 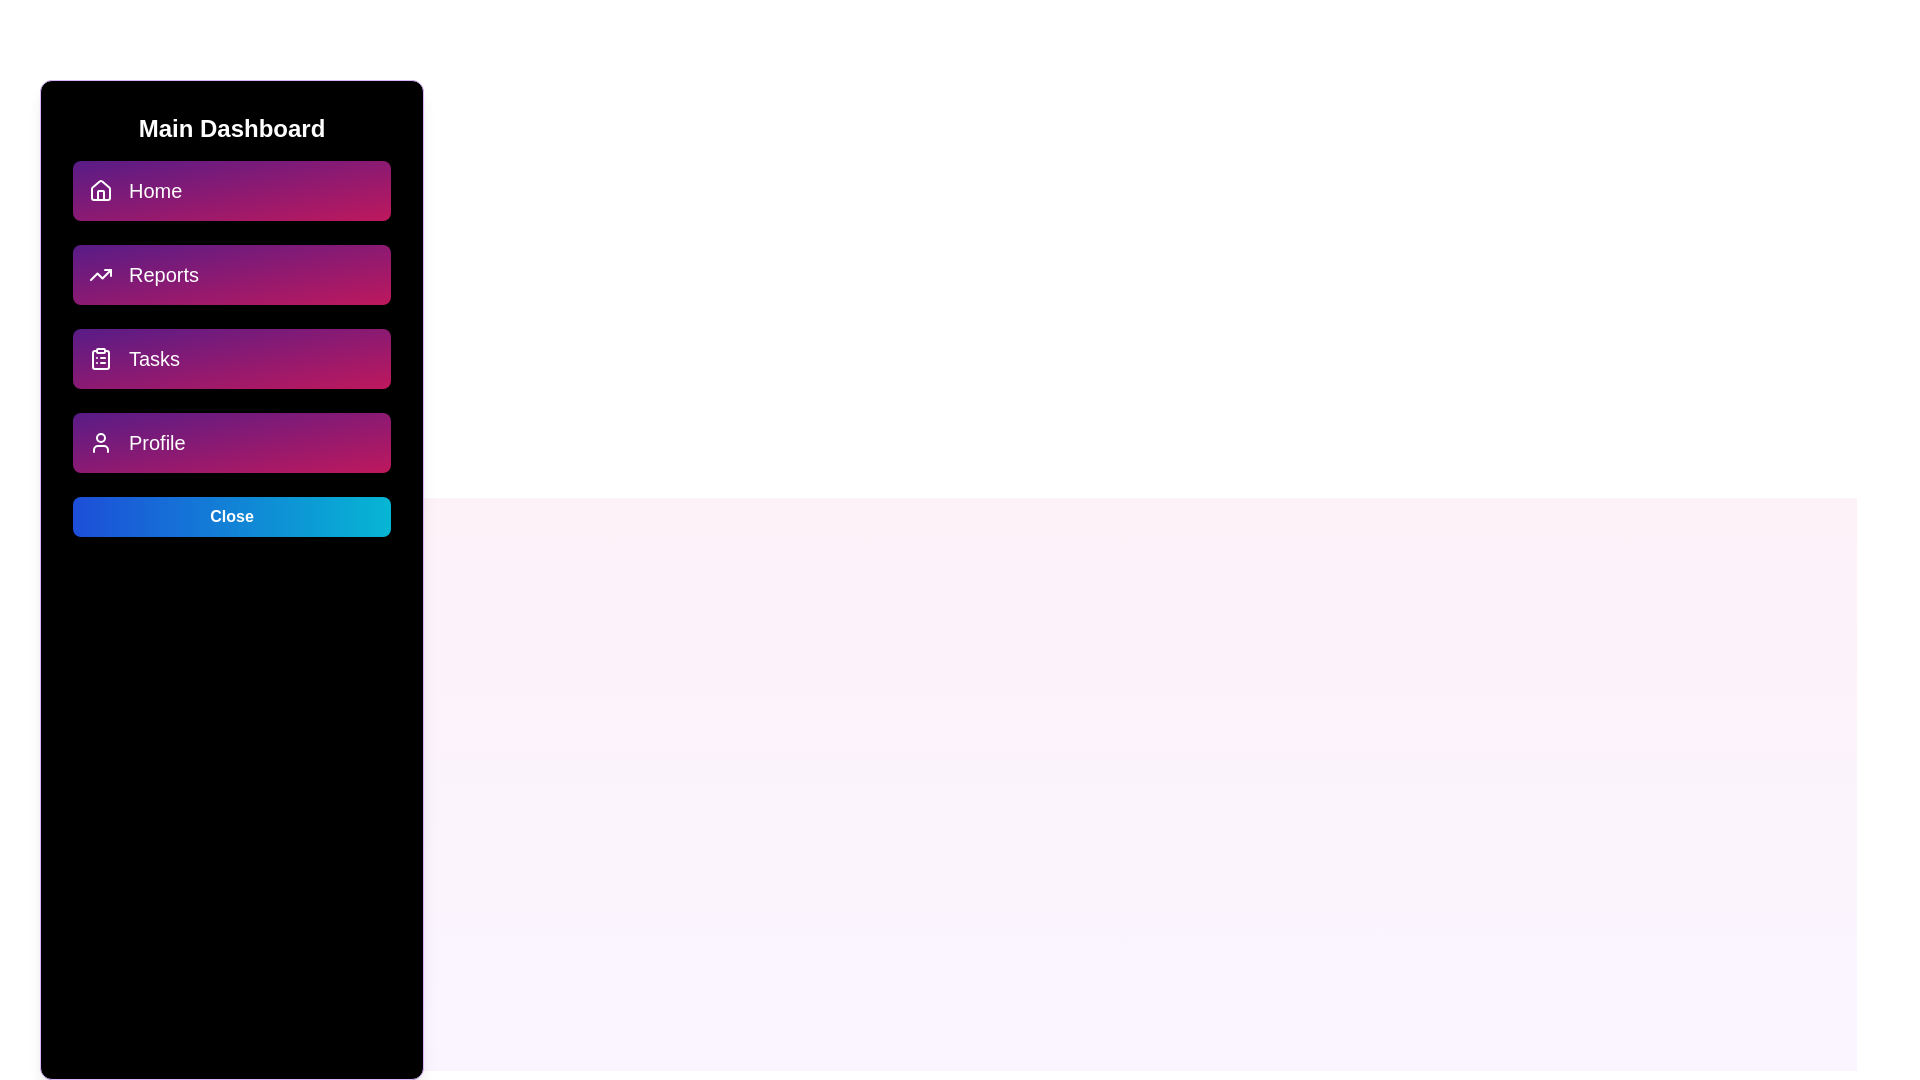 I want to click on the menu option Profile to navigate to the respective section, so click(x=231, y=442).